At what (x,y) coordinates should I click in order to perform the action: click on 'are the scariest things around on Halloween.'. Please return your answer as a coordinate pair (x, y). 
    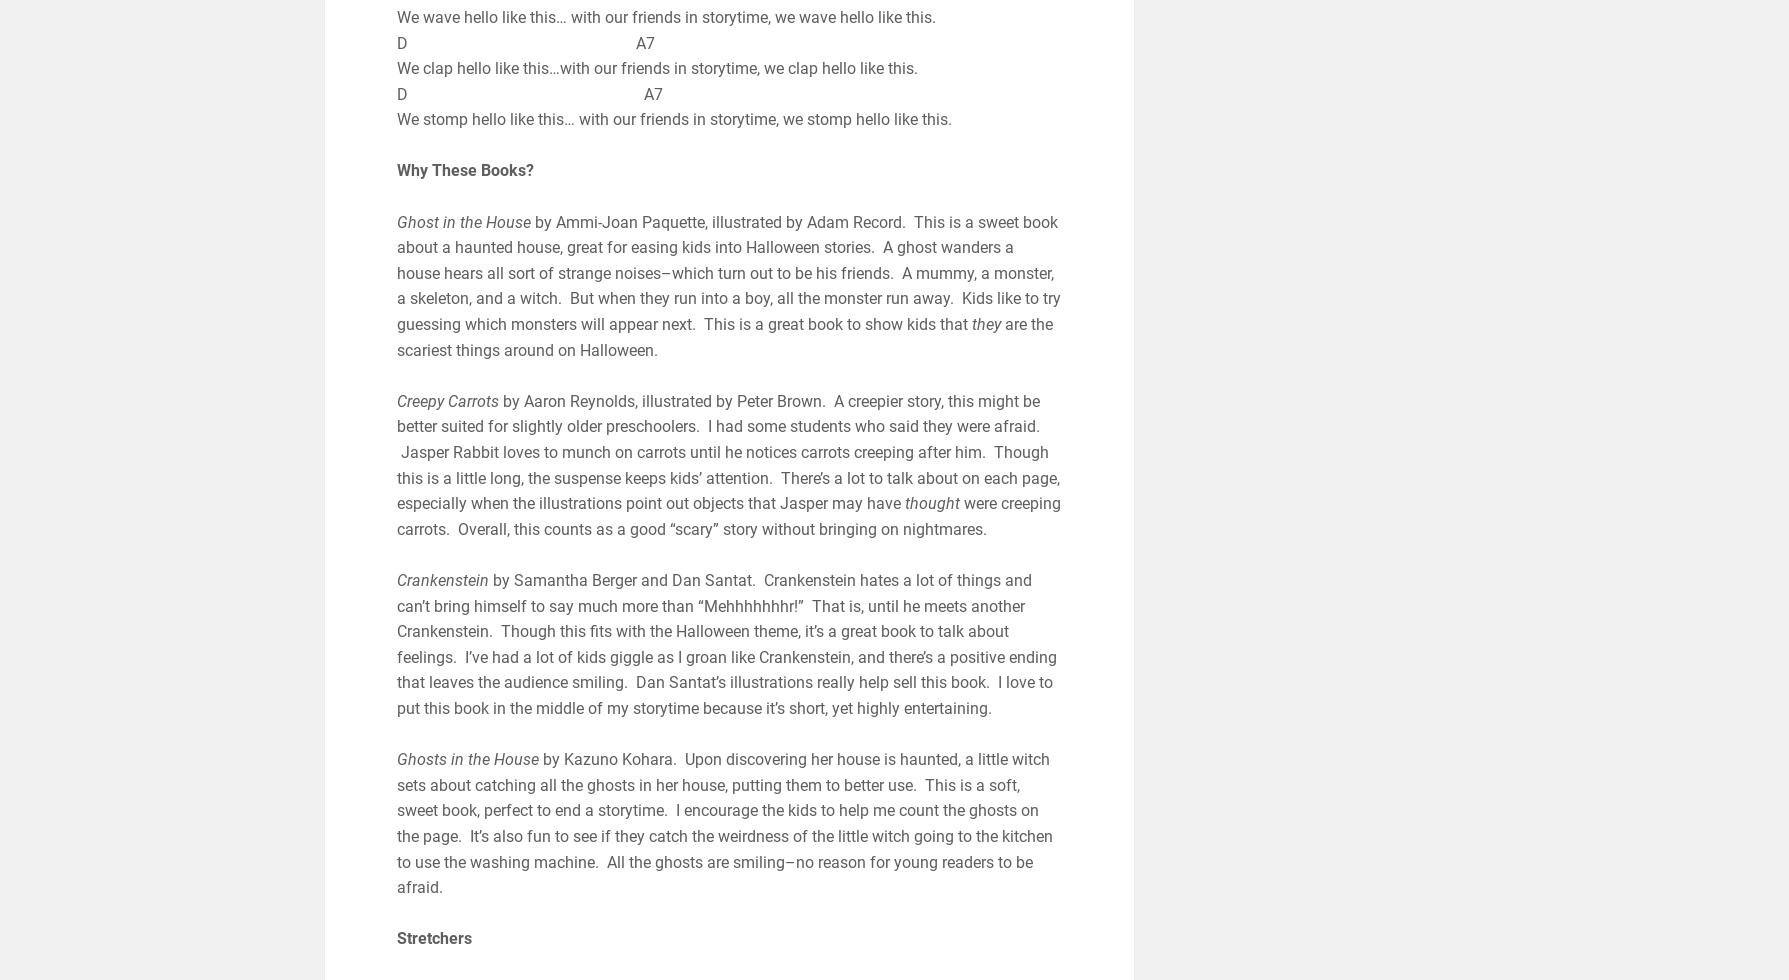
    Looking at the image, I should click on (724, 337).